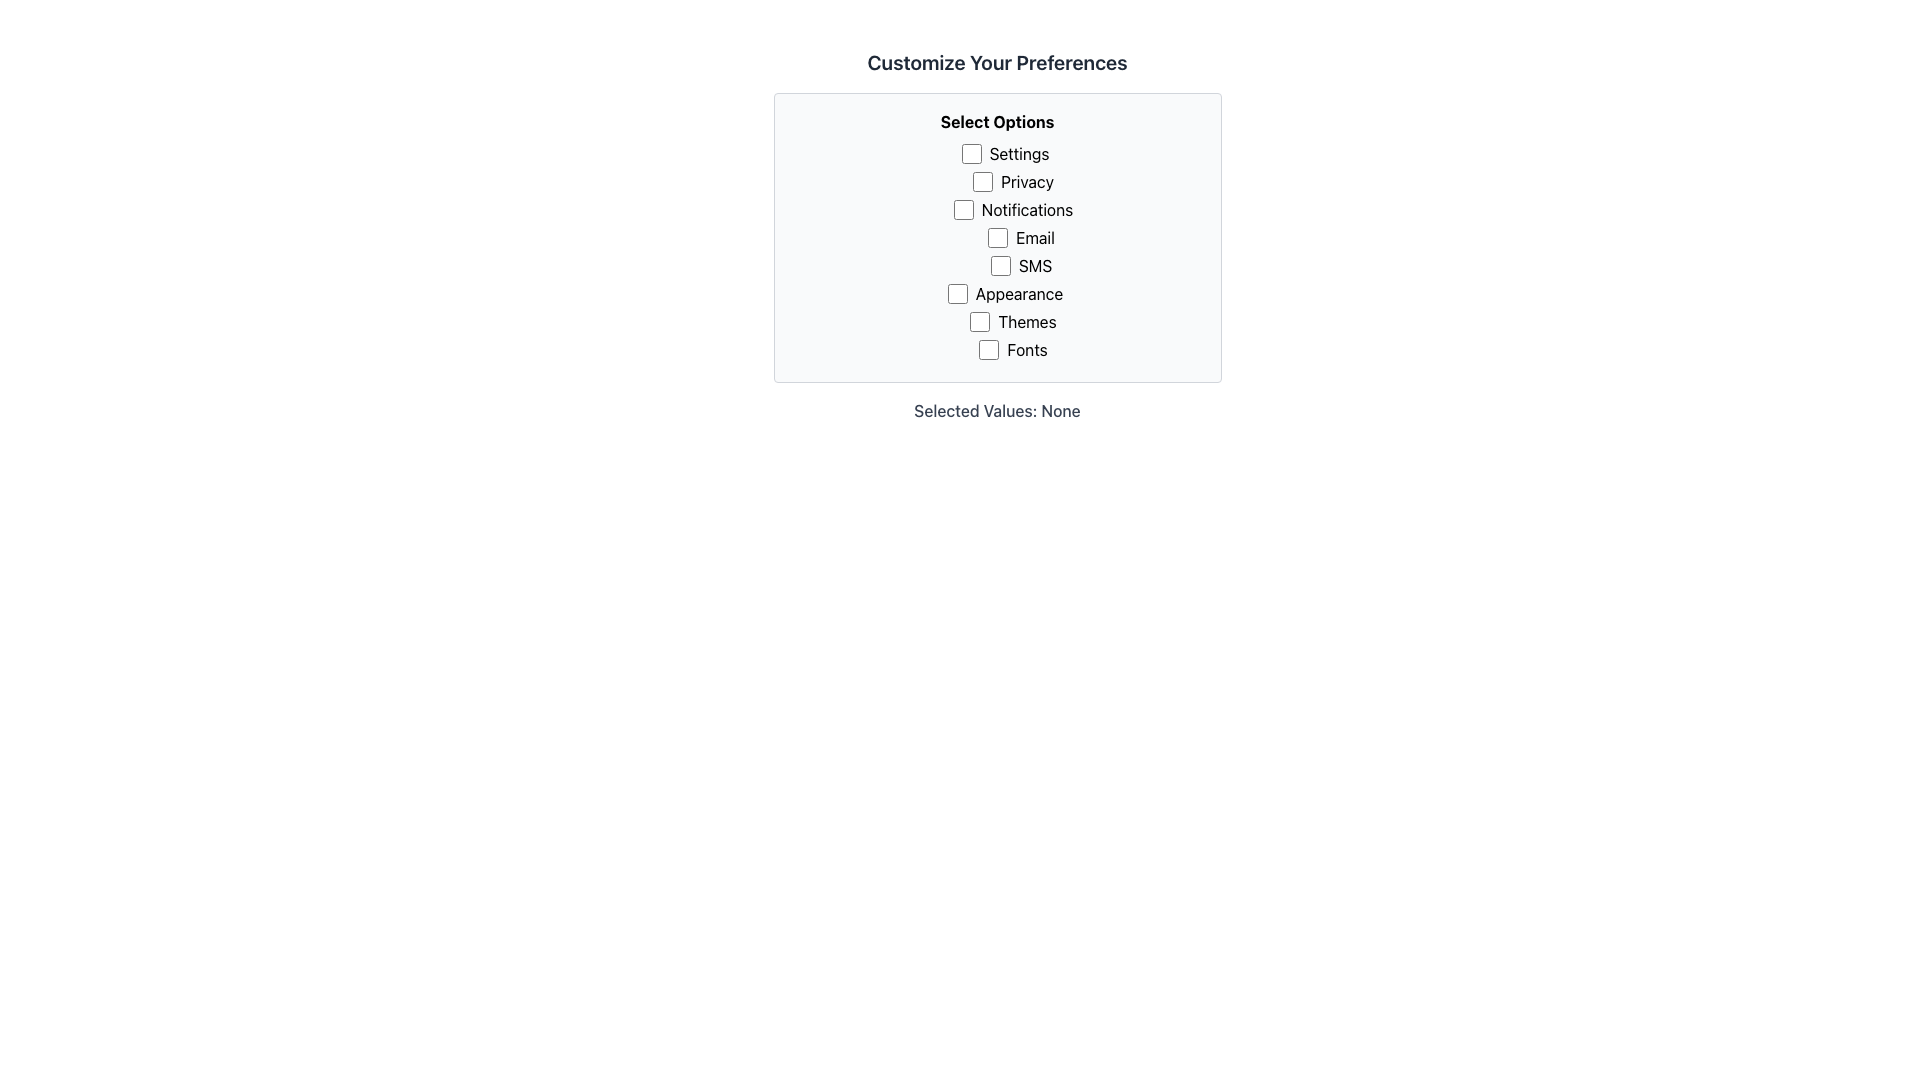 The image size is (1920, 1080). I want to click on the 'SMS' label next to the checkbox in the 'Notifications' category, so click(1021, 266).